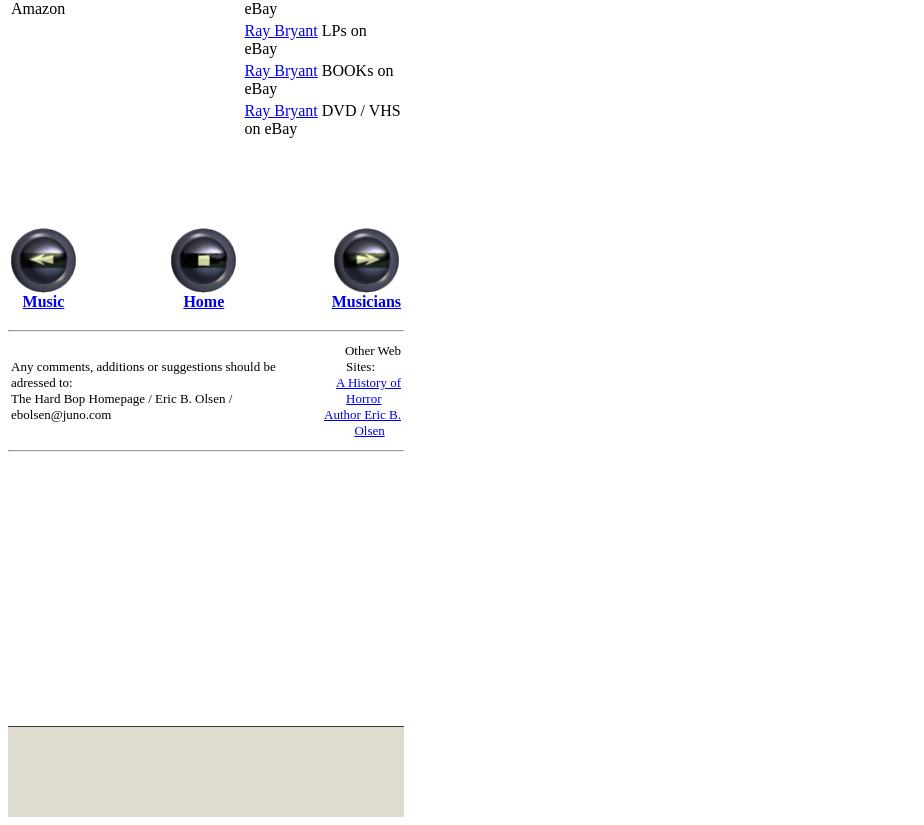 This screenshot has height=825, width=924. Describe the element at coordinates (322, 118) in the screenshot. I see `'DVD / VHS on eBay'` at that location.